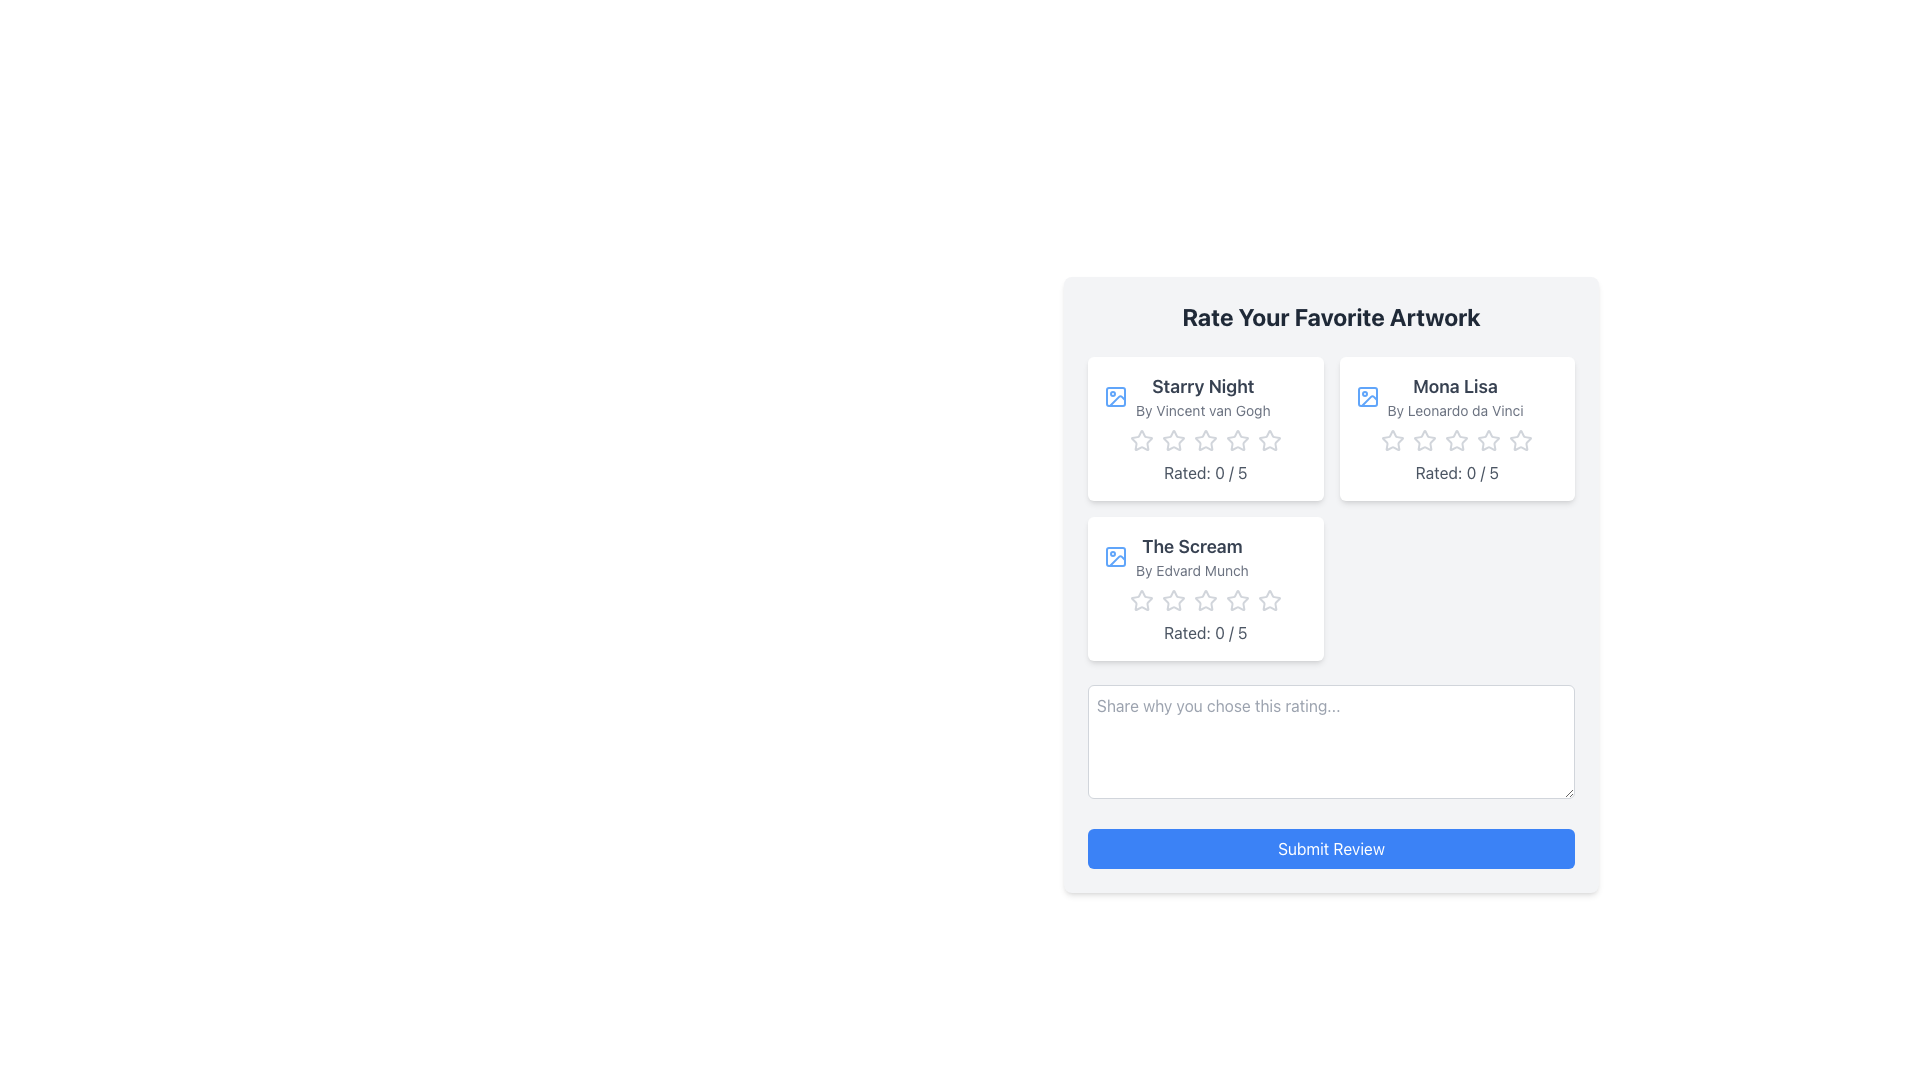 Image resolution: width=1920 pixels, height=1080 pixels. I want to click on the Text Input Area where users can share comments or feedback about their chosen ratings, located above the blue 'Submit Review' button, so click(1331, 741).